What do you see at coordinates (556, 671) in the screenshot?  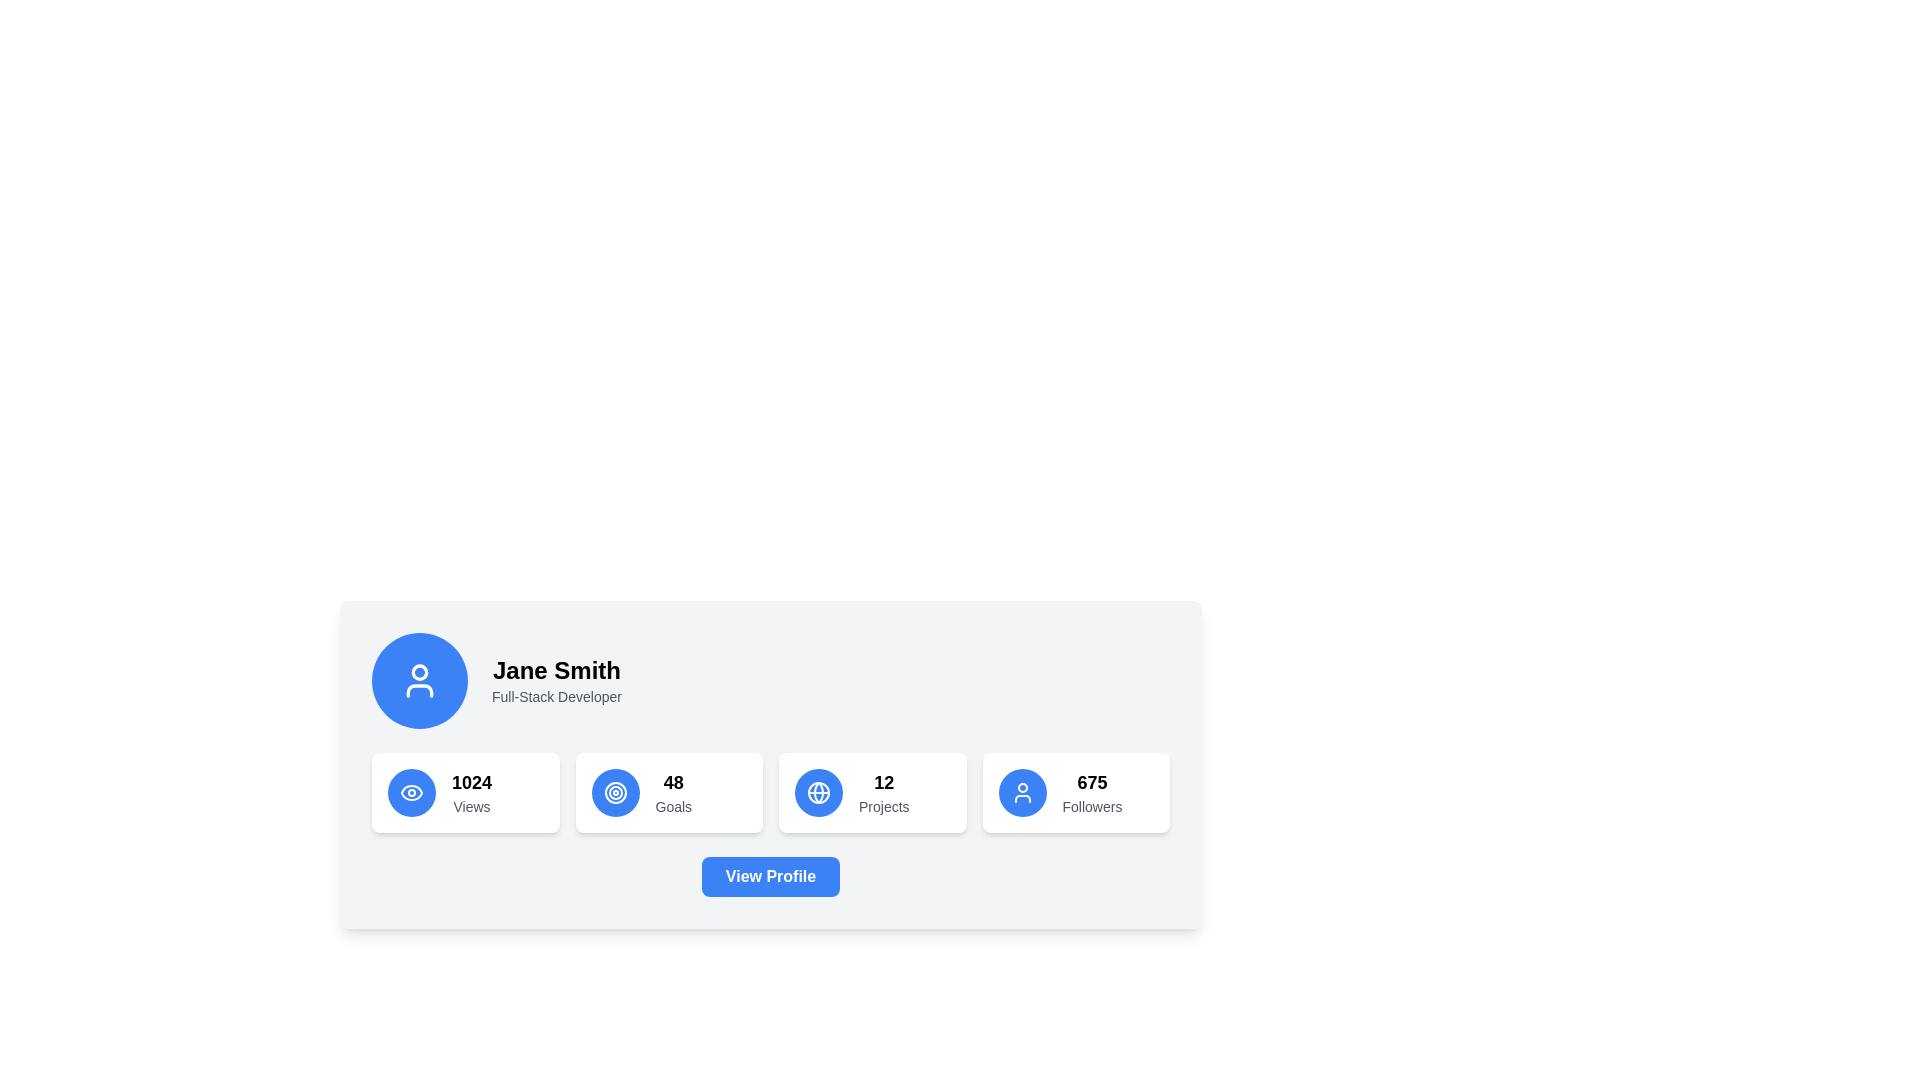 I see `the static text name label located in the upper section of the profile card, positioned above the 'Full-Stack Developer' text` at bounding box center [556, 671].